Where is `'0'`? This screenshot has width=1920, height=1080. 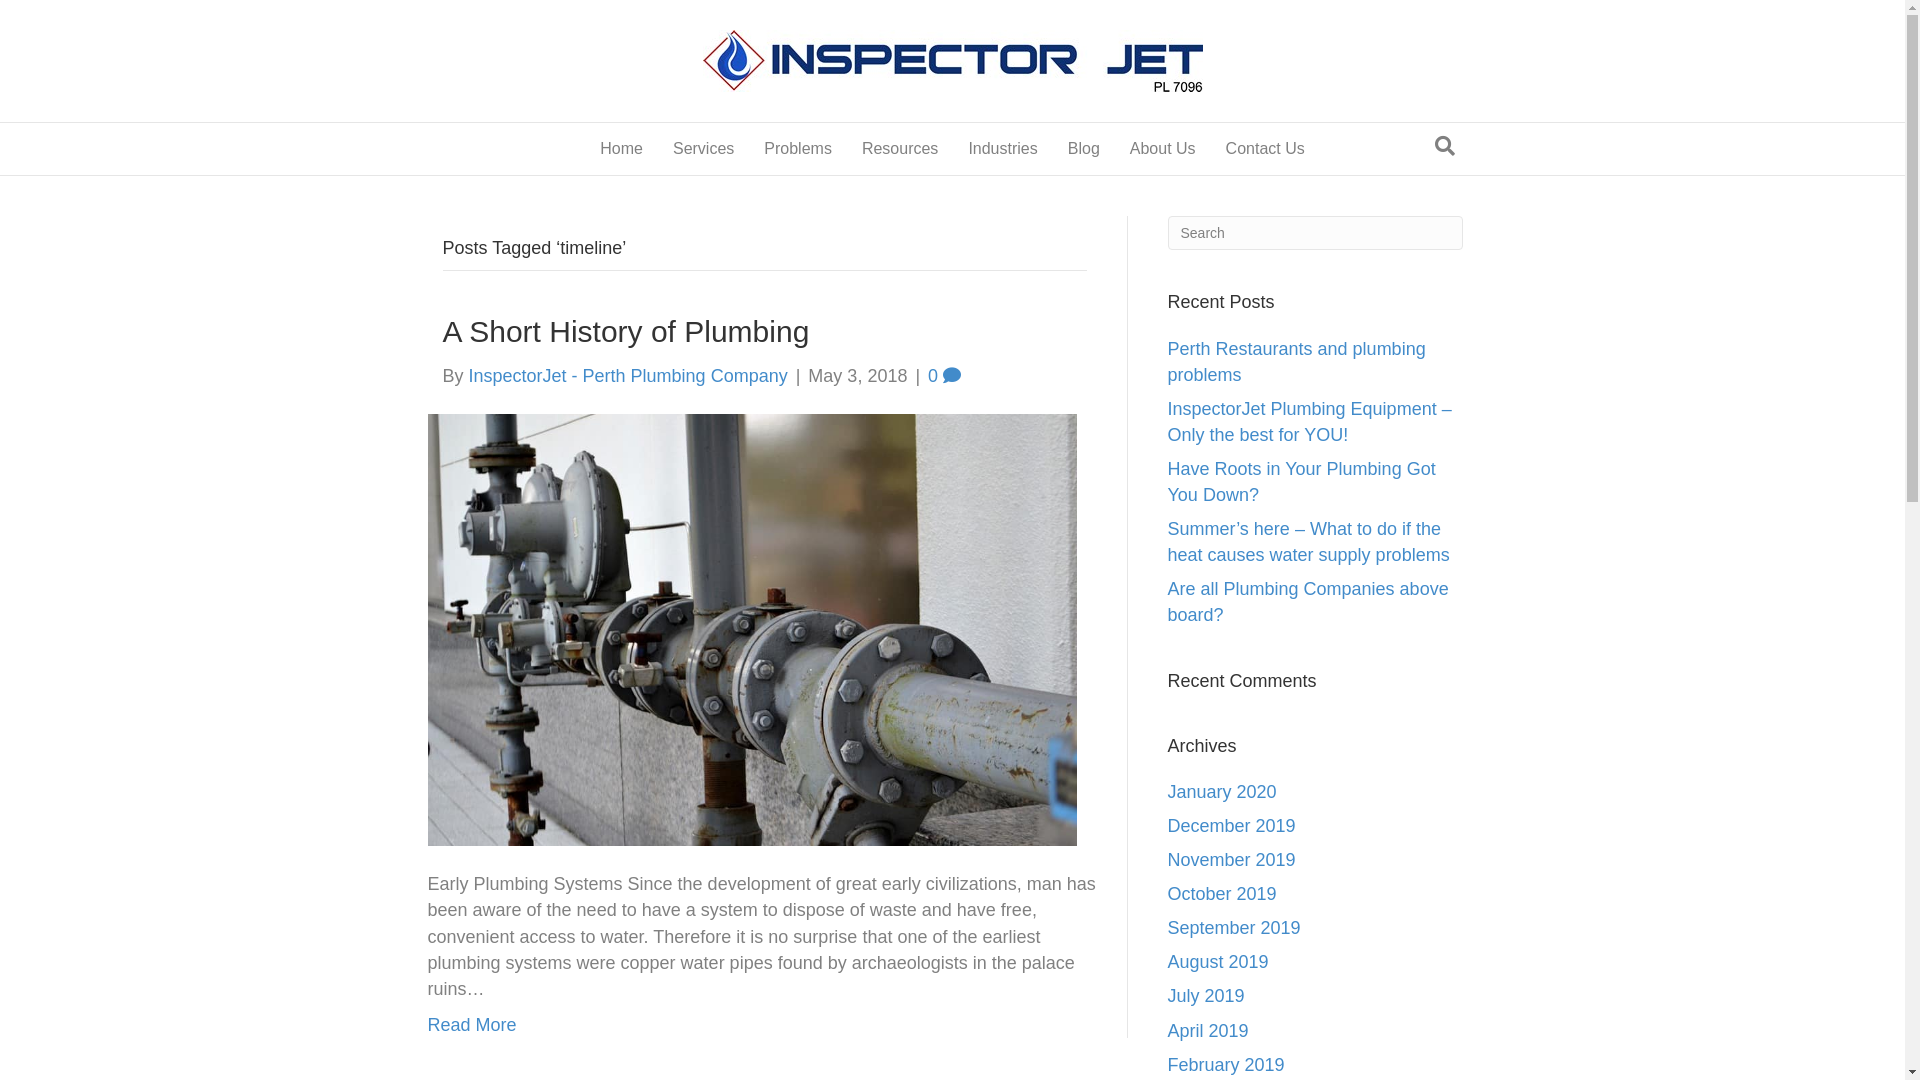
'0' is located at coordinates (943, 375).